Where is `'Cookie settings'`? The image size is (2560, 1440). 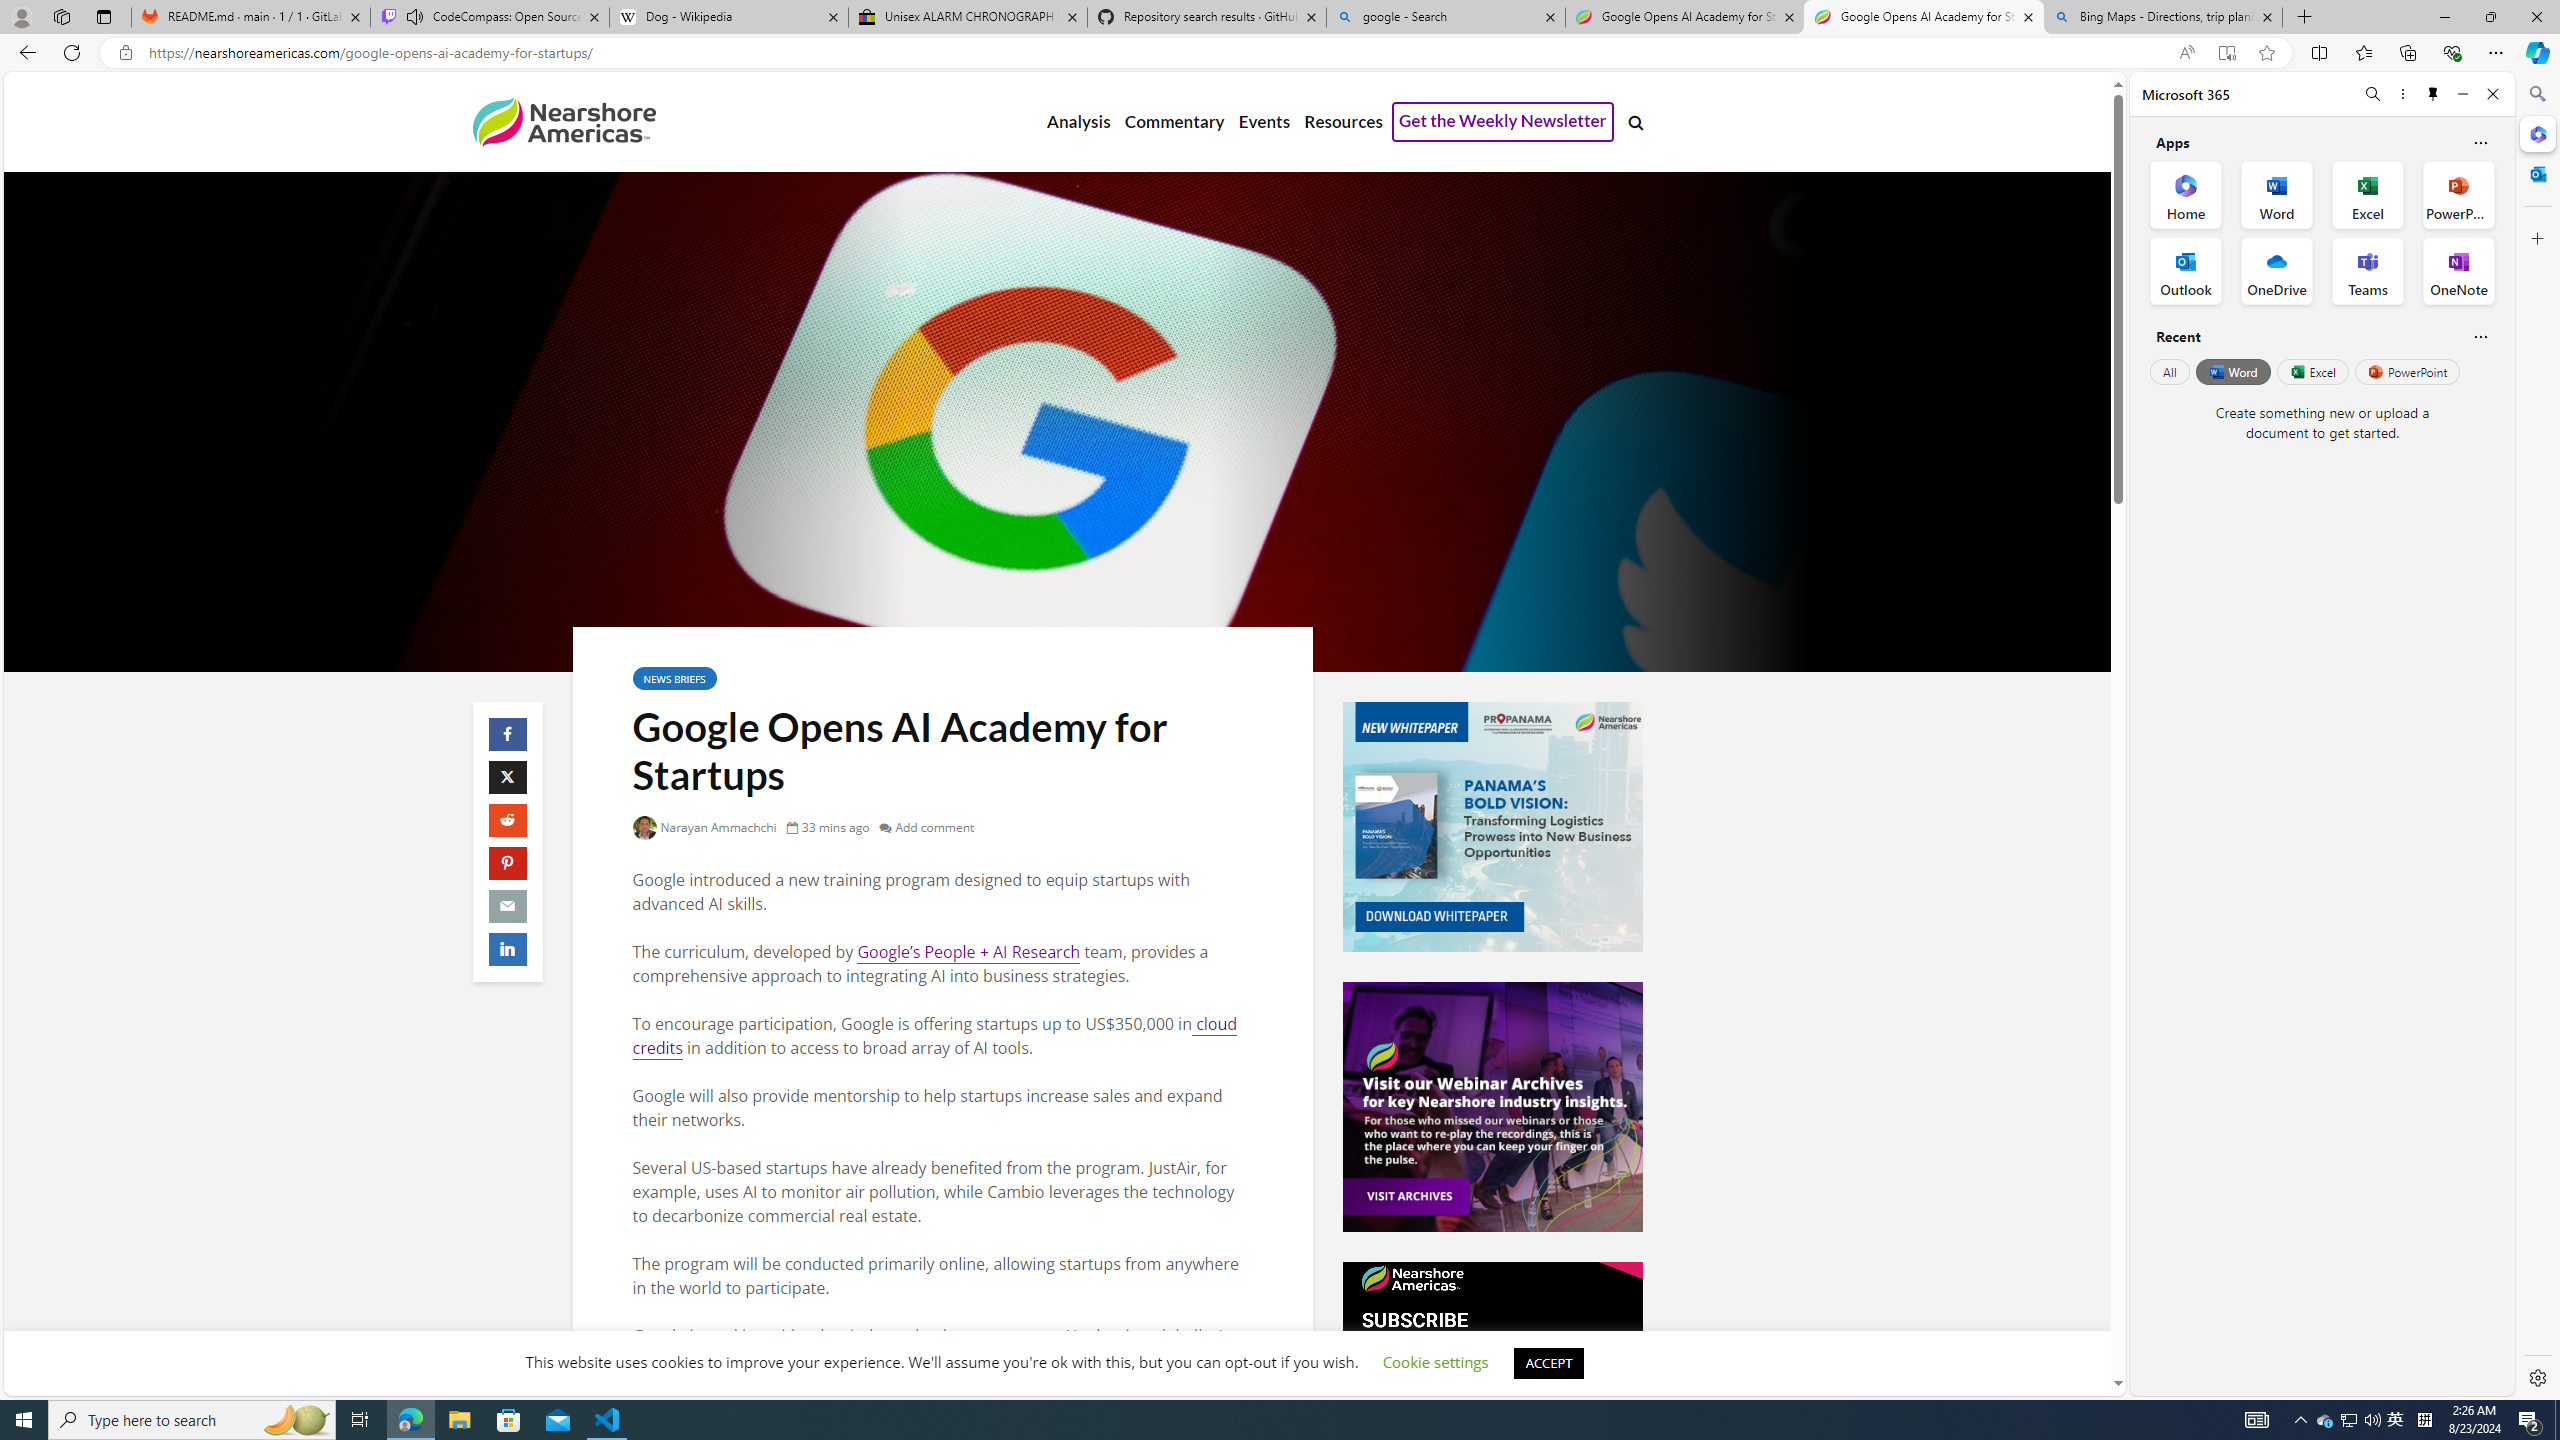 'Cookie settings' is located at coordinates (1435, 1362).